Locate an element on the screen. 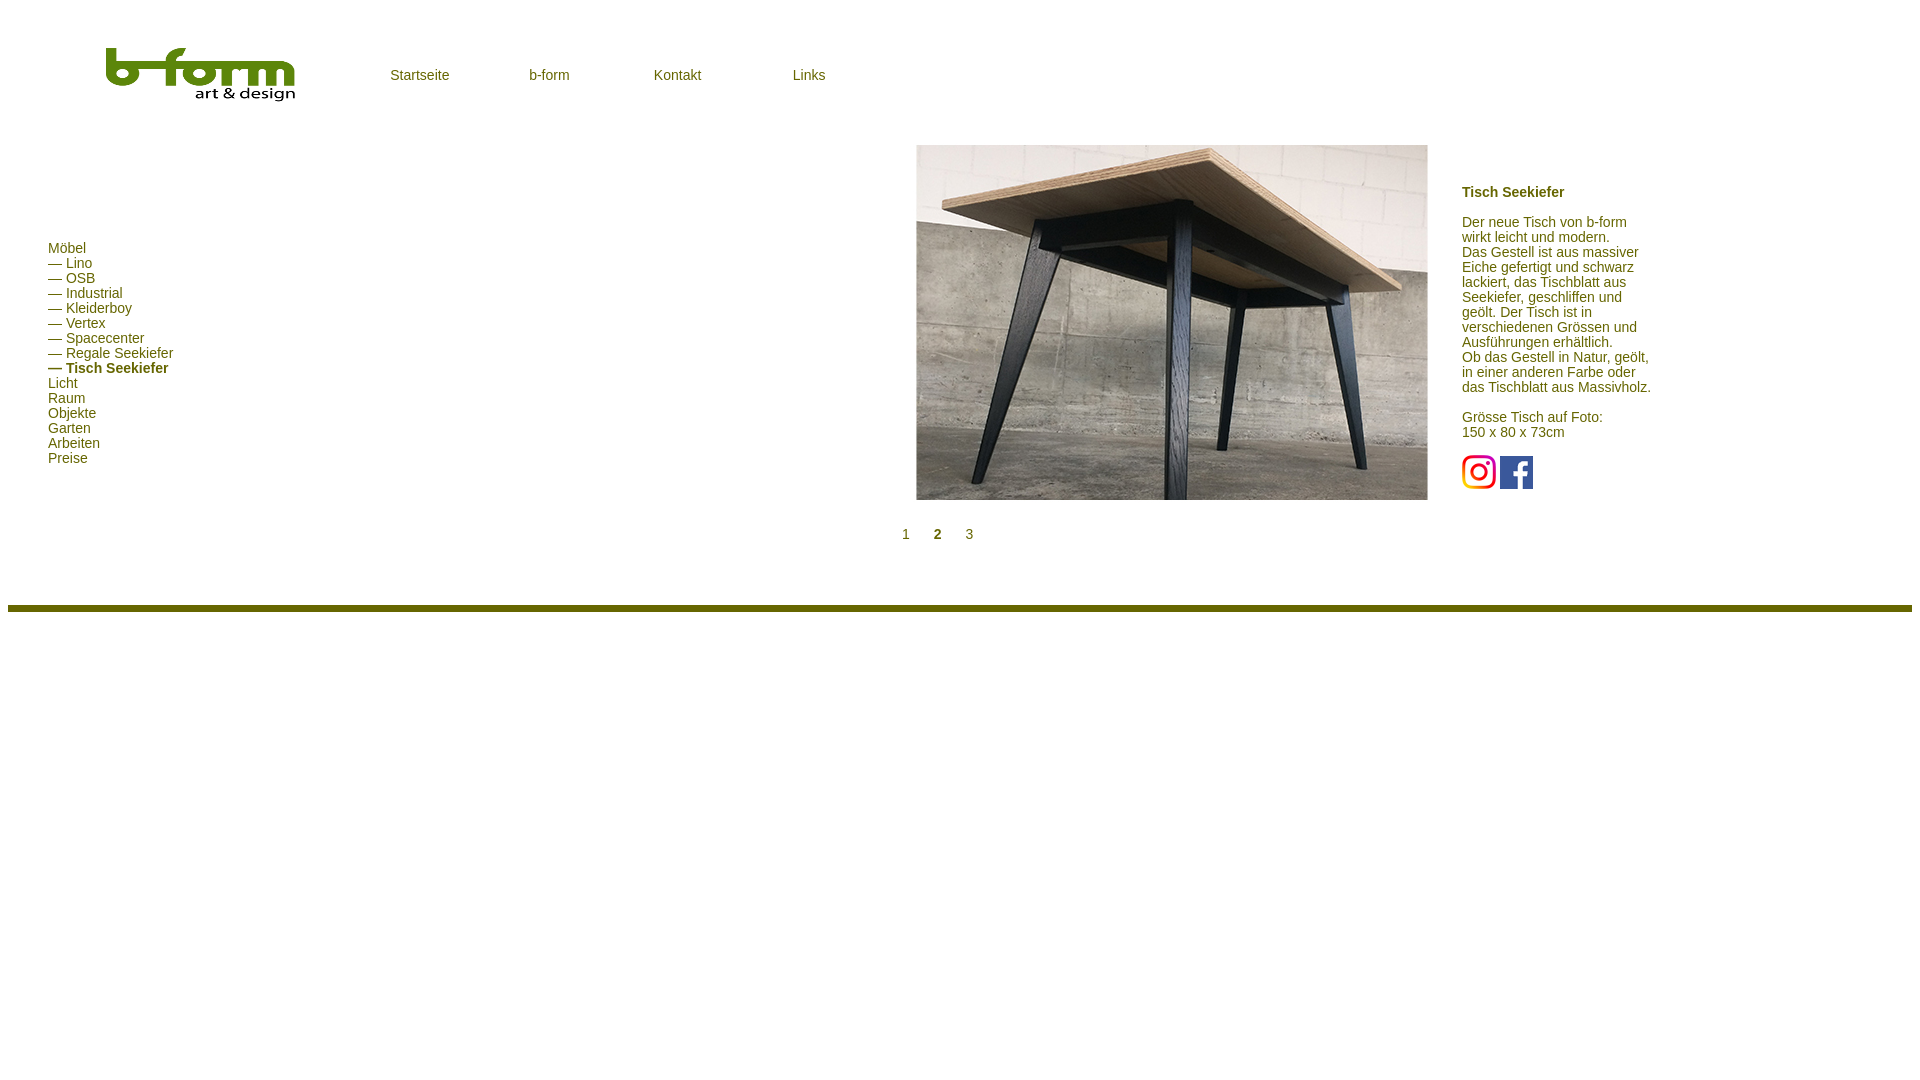  'Garten' is located at coordinates (59, 427).